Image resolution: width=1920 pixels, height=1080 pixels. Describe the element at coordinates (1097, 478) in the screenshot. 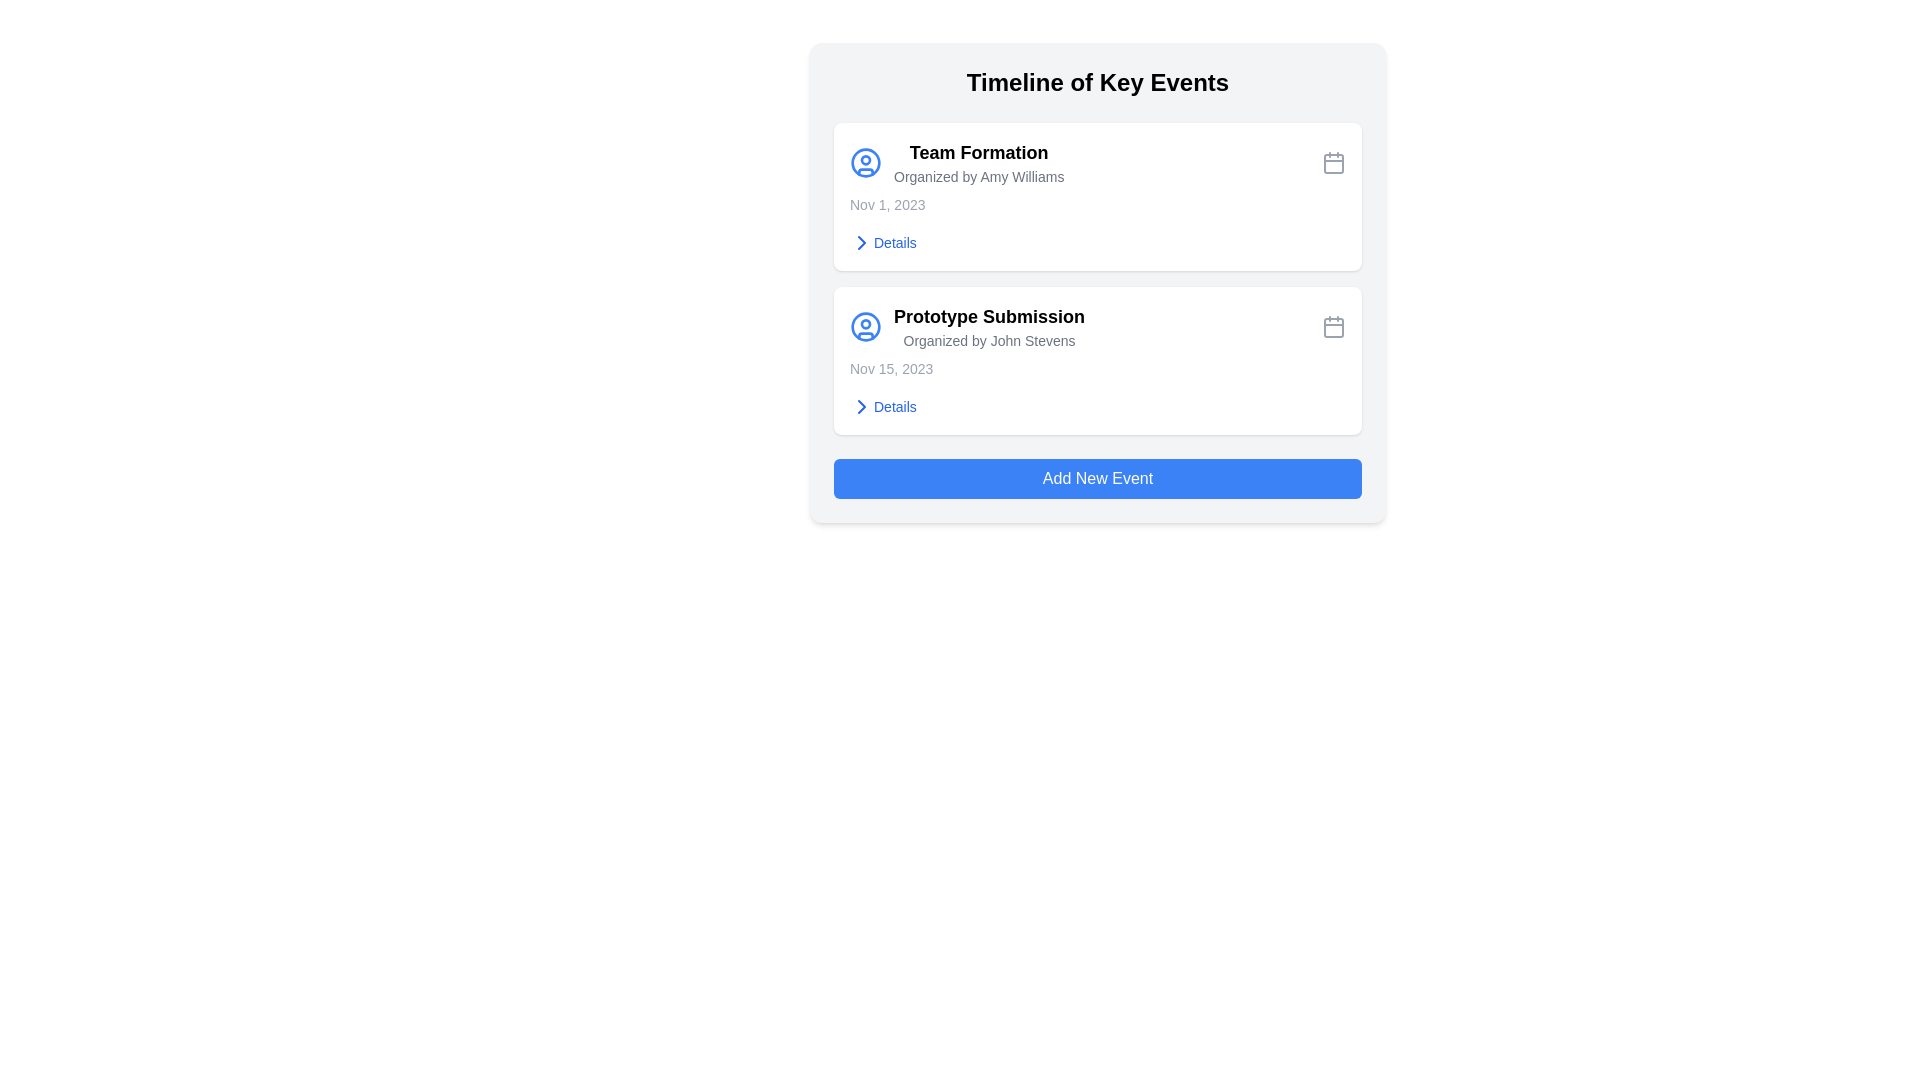

I see `the rectangular blue button labeled 'Add New Event' to initiate adding a new event` at that location.